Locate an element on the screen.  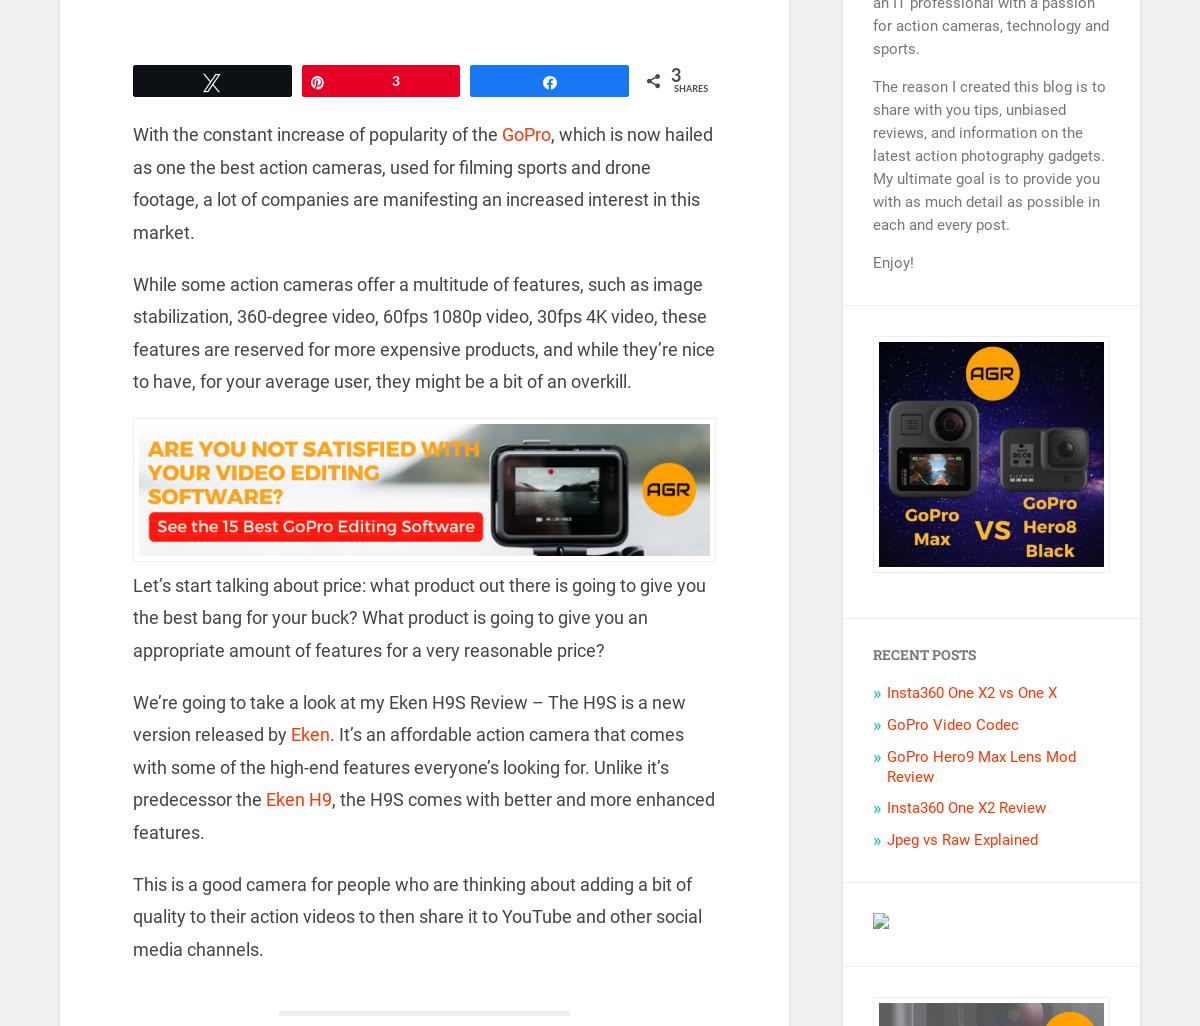
'Insta360 One X2 vs One X' is located at coordinates (972, 691).